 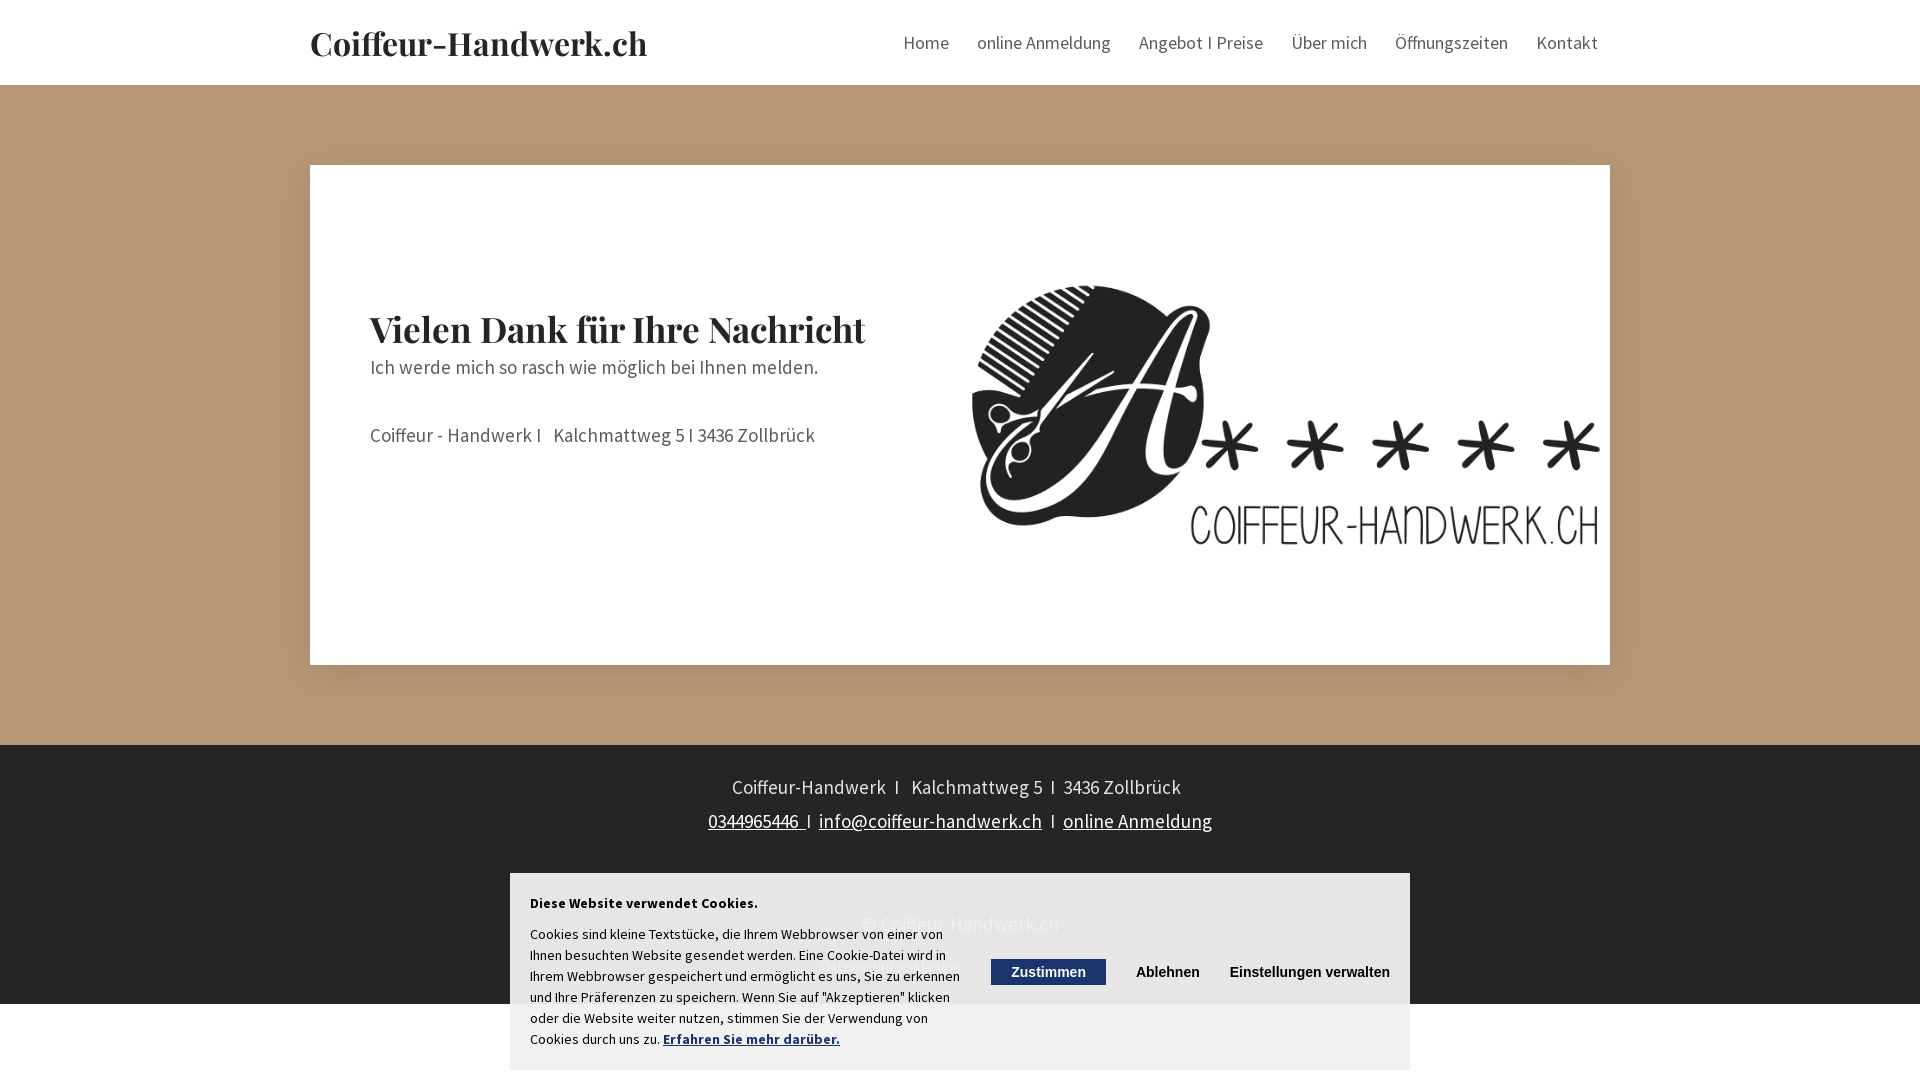 I want to click on 'Coiffeur-Handwerk.ch', so click(x=477, y=42).